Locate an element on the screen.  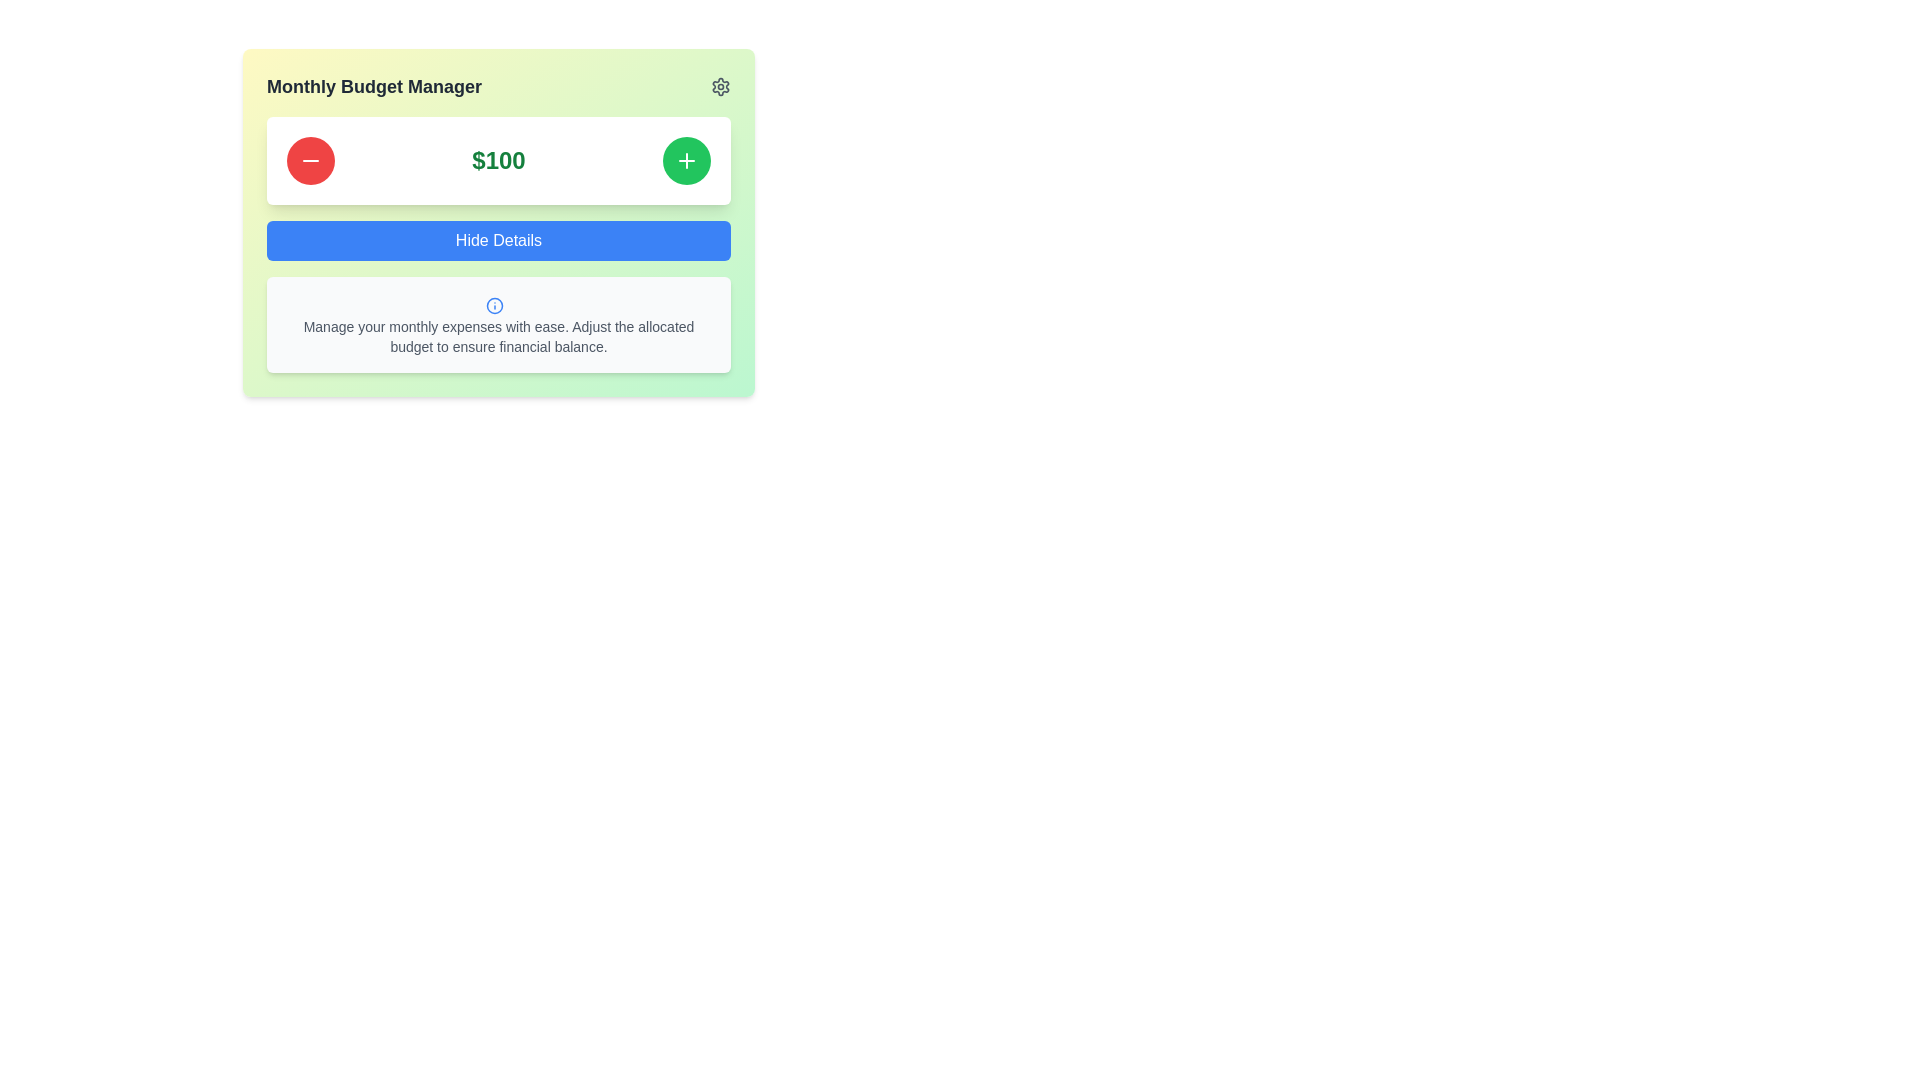
the circular blue information icon located in the small panel at the bottom of the card, aligned to the left of the text starting with 'Manage your monthly expenses...' is located at coordinates (494, 304).